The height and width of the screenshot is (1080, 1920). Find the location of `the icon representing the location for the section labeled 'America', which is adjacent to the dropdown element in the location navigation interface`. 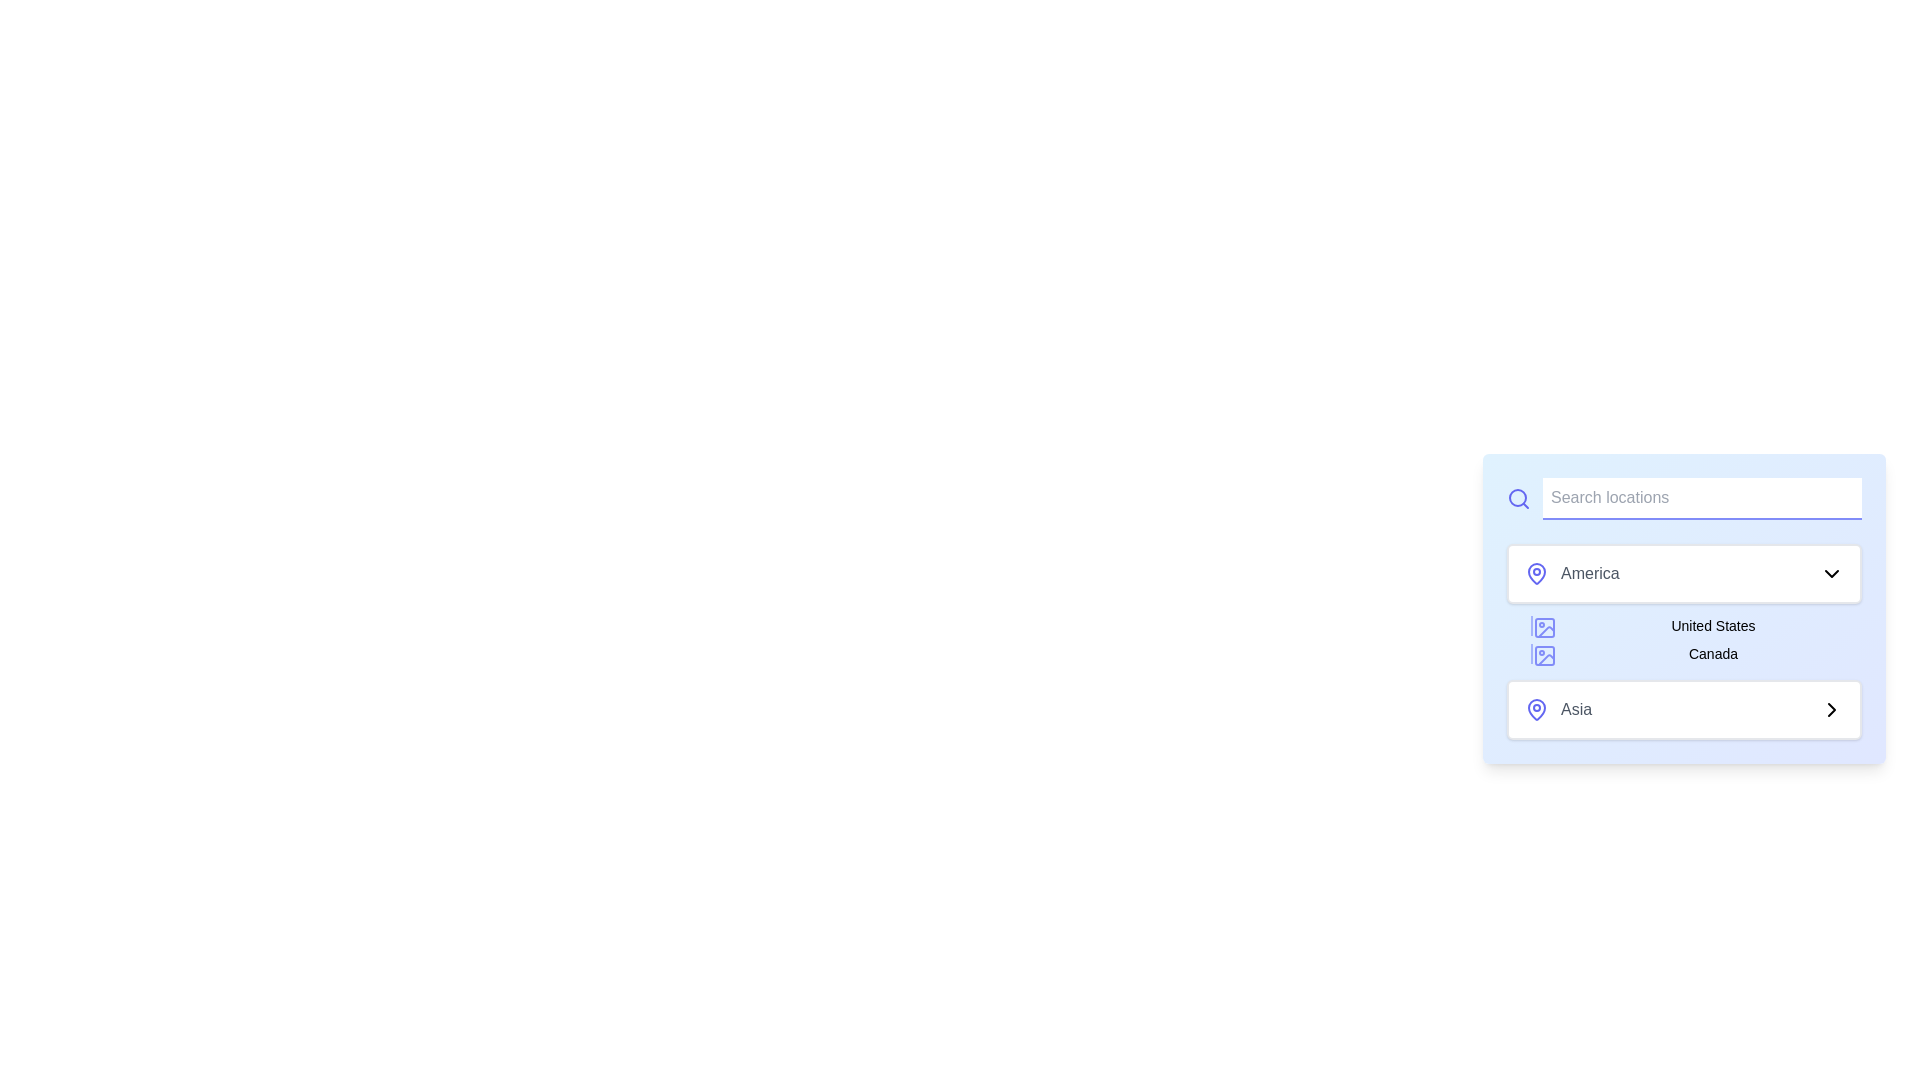

the icon representing the location for the section labeled 'America', which is adjacent to the dropdown element in the location navigation interface is located at coordinates (1535, 573).